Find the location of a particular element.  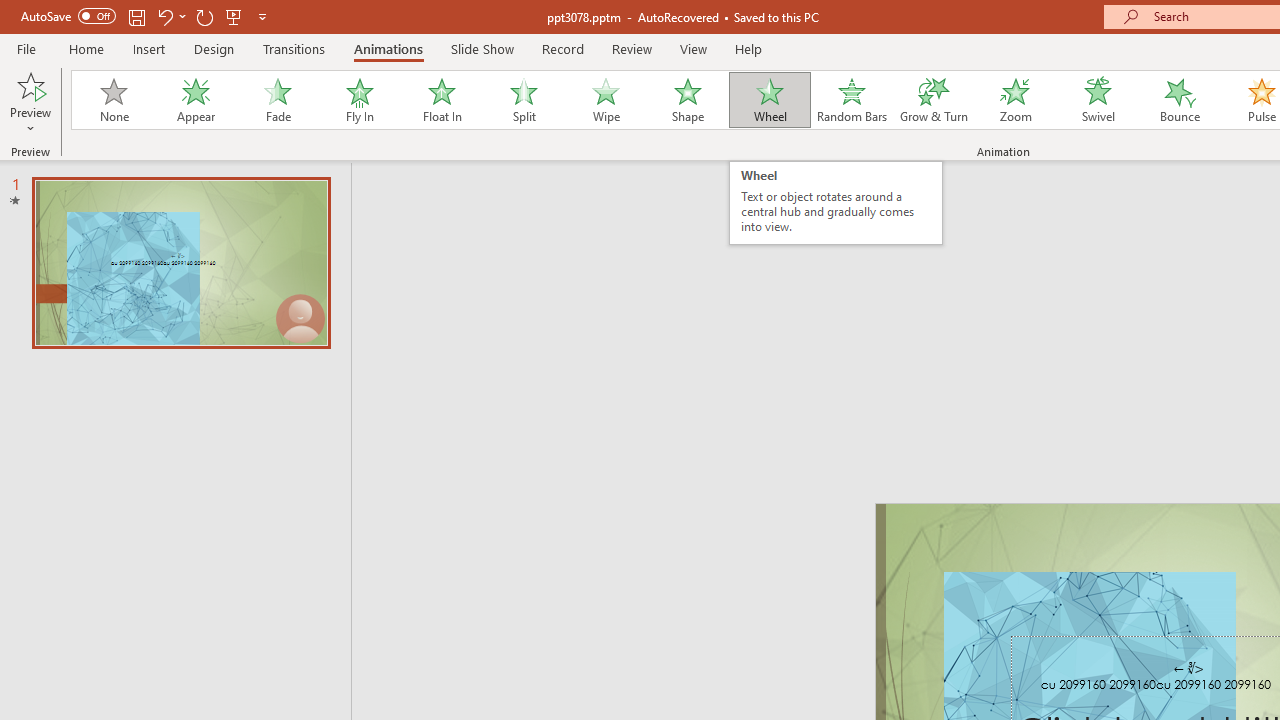

'Fly In' is located at coordinates (359, 100).